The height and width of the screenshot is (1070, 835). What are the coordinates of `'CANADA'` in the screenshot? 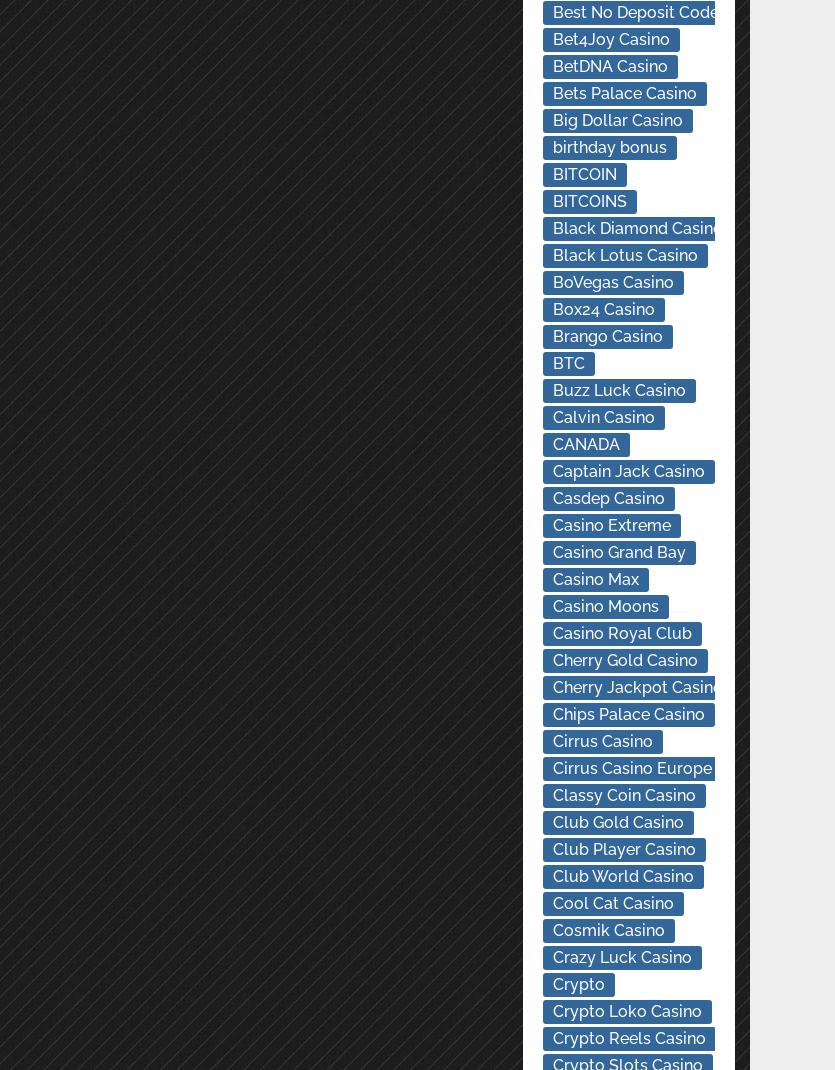 It's located at (584, 443).